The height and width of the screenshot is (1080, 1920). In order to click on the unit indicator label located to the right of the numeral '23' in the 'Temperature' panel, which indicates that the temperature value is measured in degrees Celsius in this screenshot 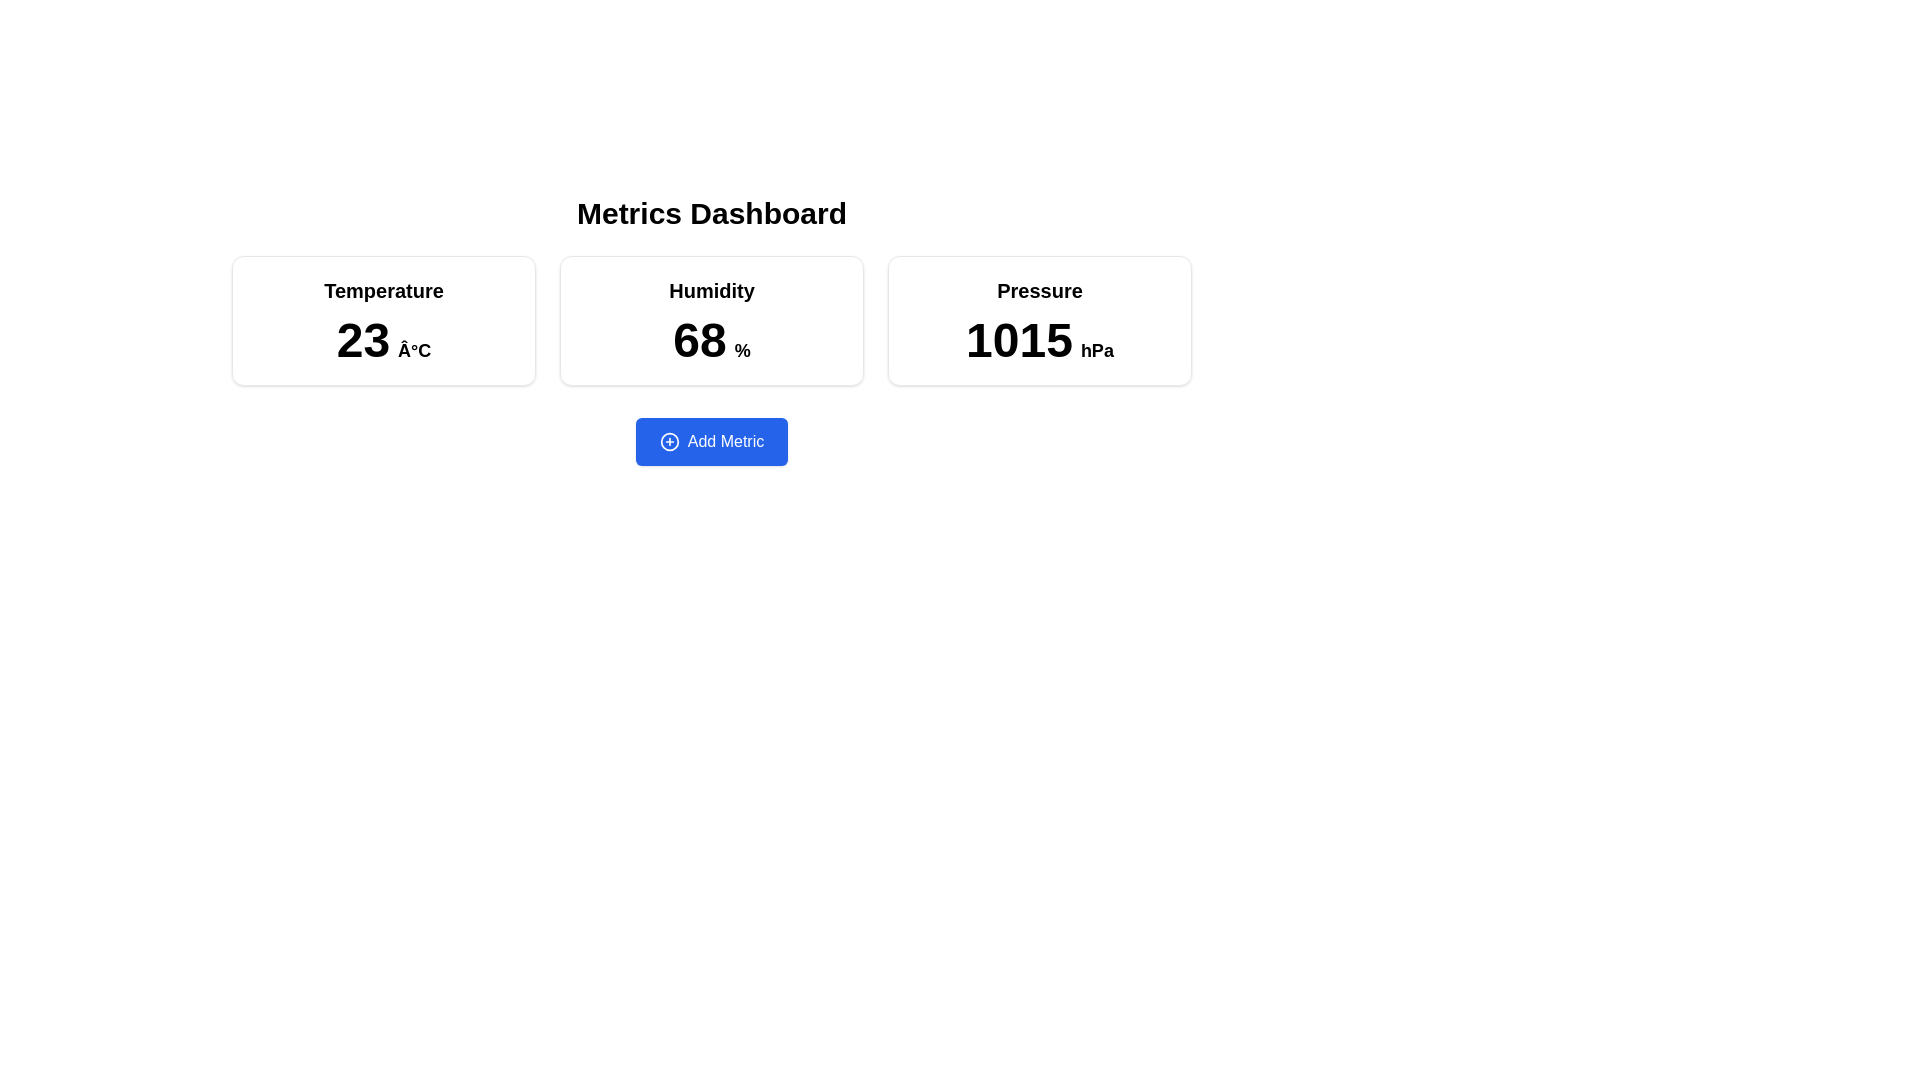, I will do `click(413, 350)`.